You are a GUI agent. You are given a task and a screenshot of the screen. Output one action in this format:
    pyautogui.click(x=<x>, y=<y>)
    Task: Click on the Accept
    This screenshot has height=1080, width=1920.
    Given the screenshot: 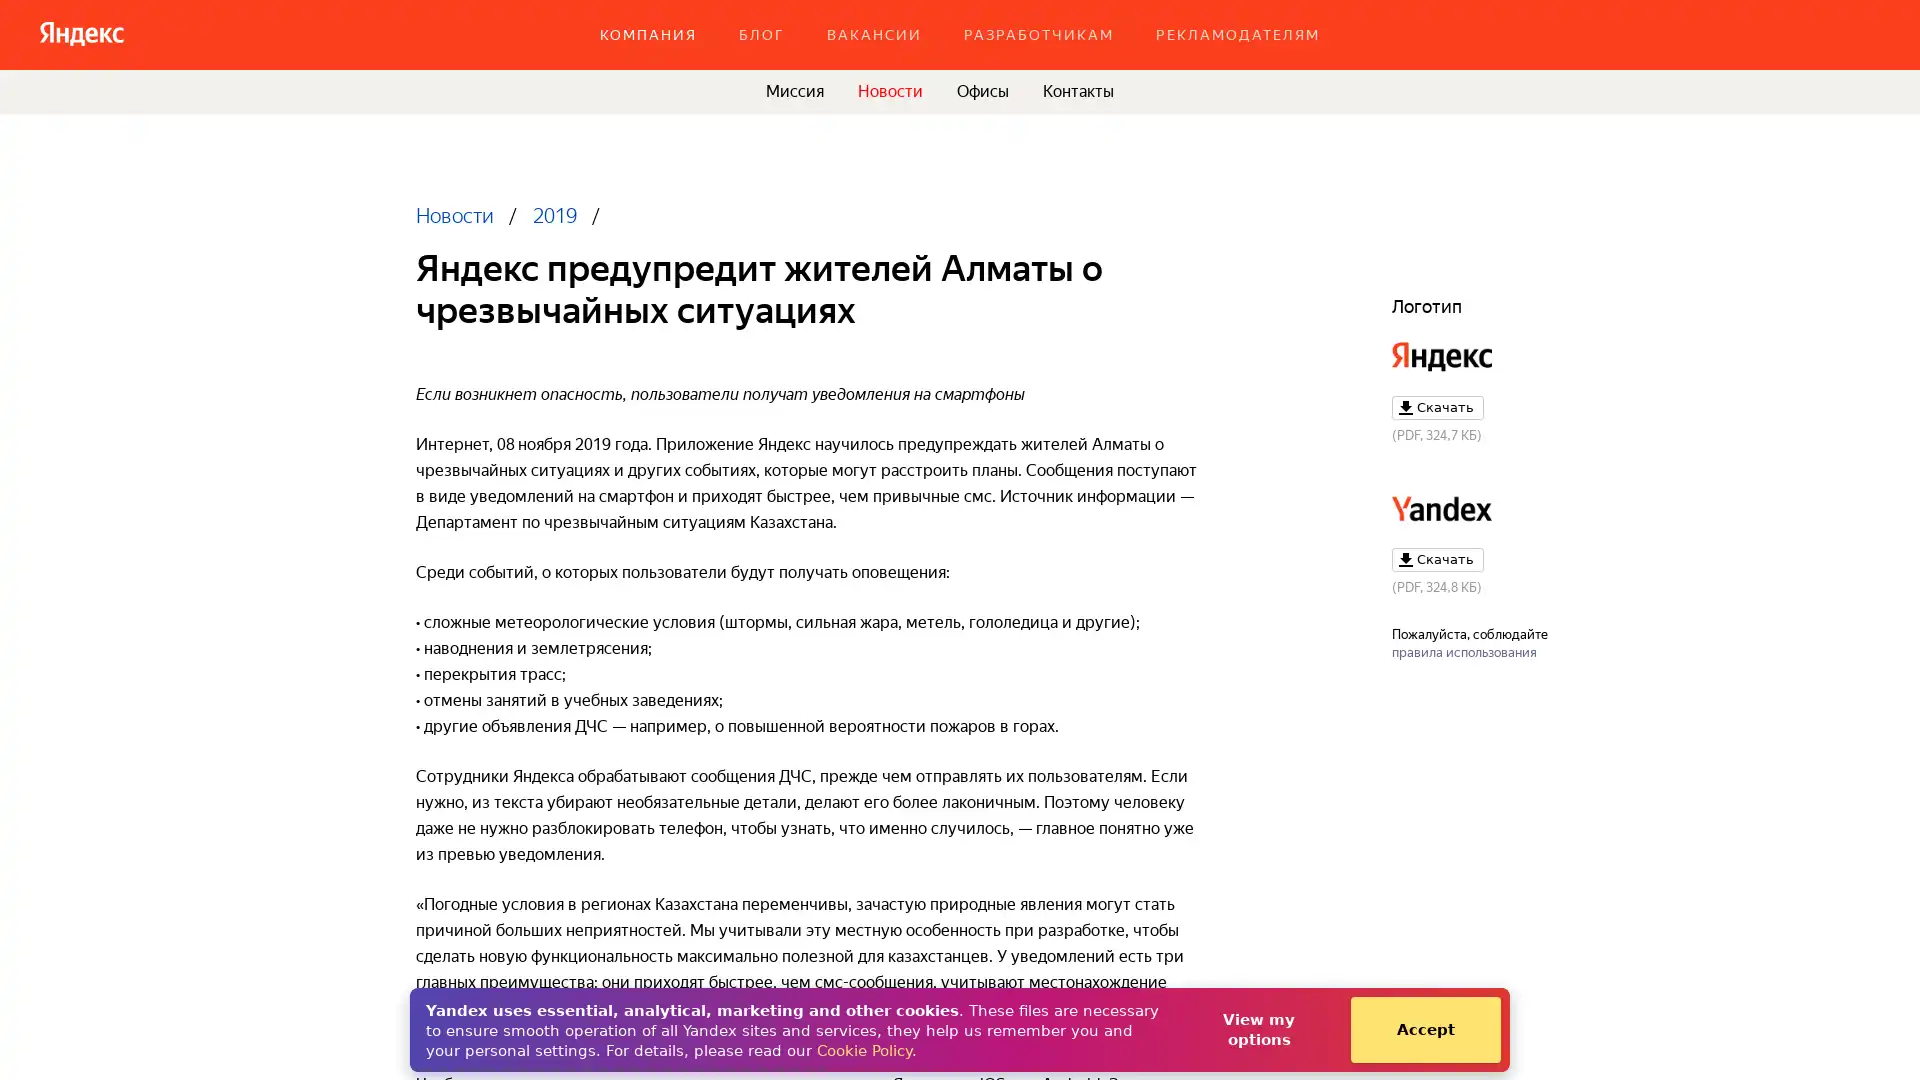 What is the action you would take?
    pyautogui.click(x=1424, y=1029)
    